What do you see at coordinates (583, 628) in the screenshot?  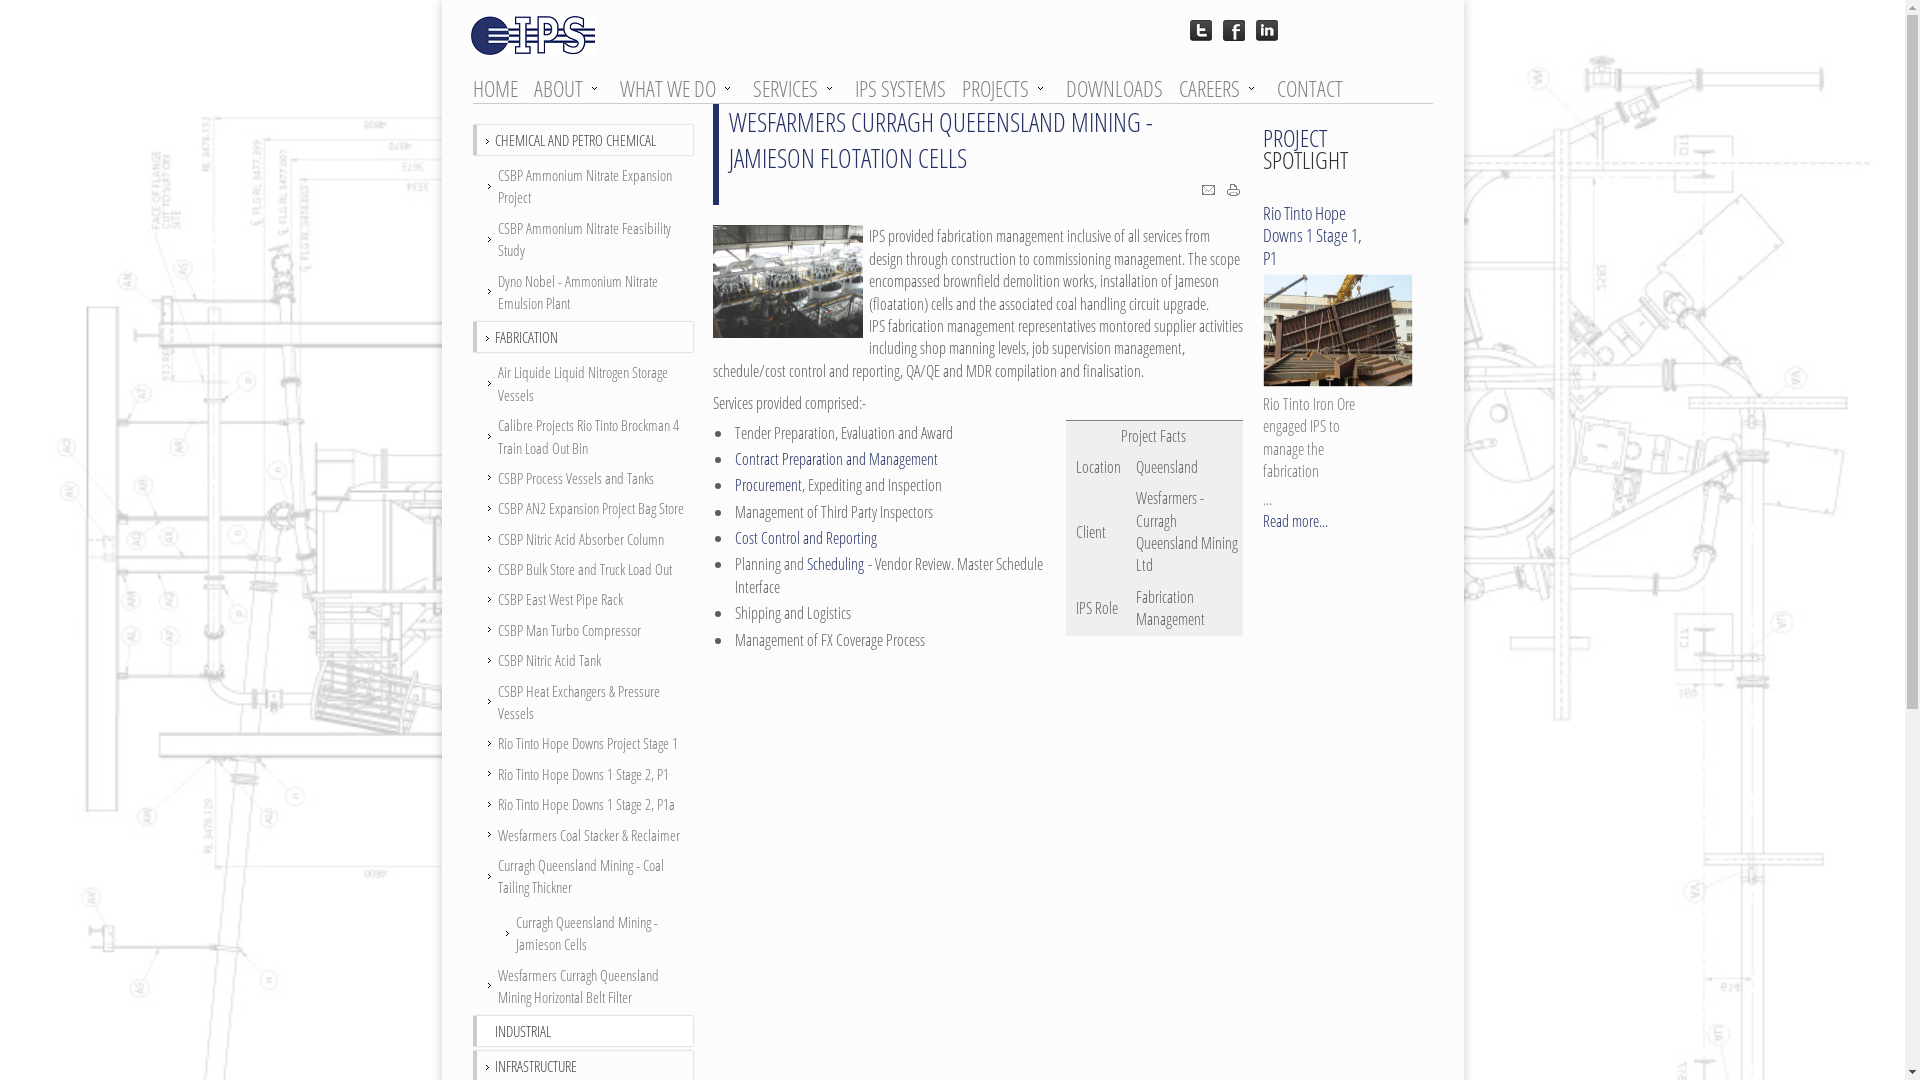 I see `'CSBP Man Turbo Compressor'` at bounding box center [583, 628].